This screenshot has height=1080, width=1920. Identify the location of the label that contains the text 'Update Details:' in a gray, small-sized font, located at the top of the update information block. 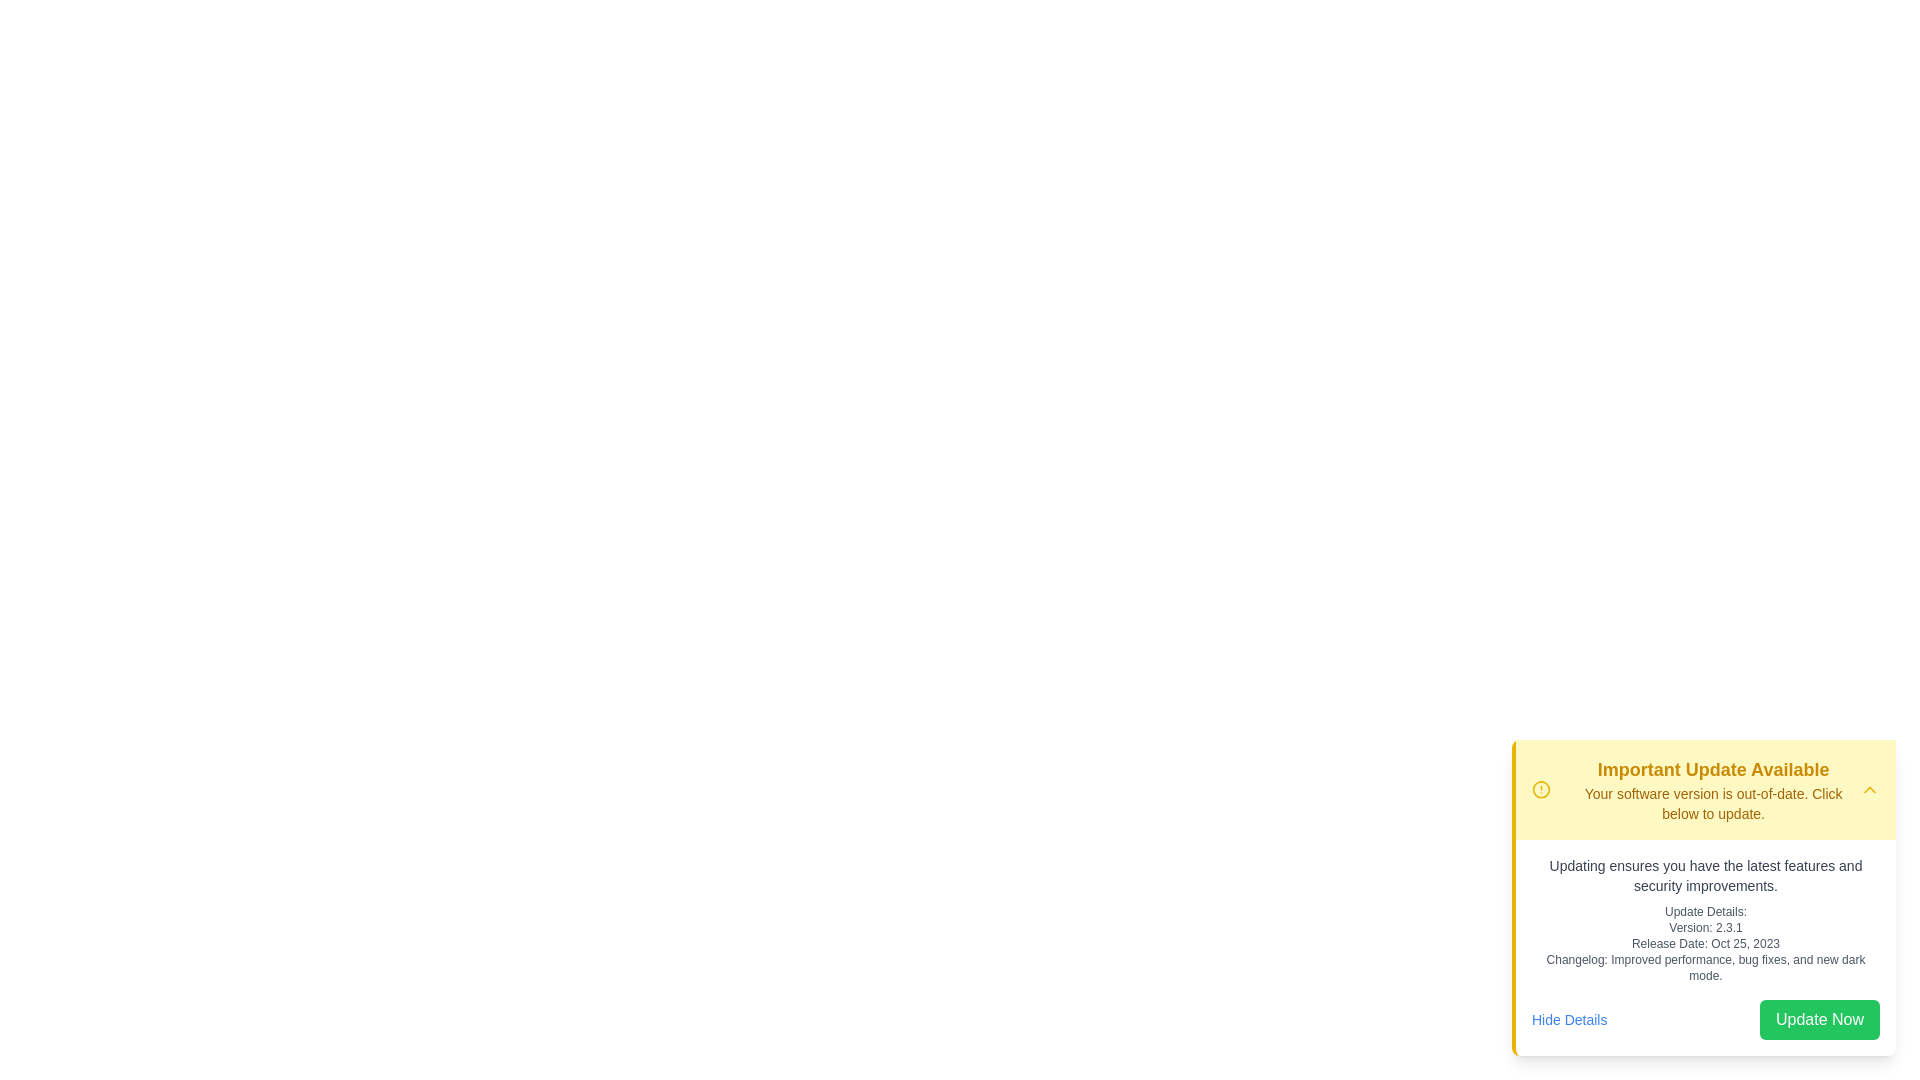
(1704, 911).